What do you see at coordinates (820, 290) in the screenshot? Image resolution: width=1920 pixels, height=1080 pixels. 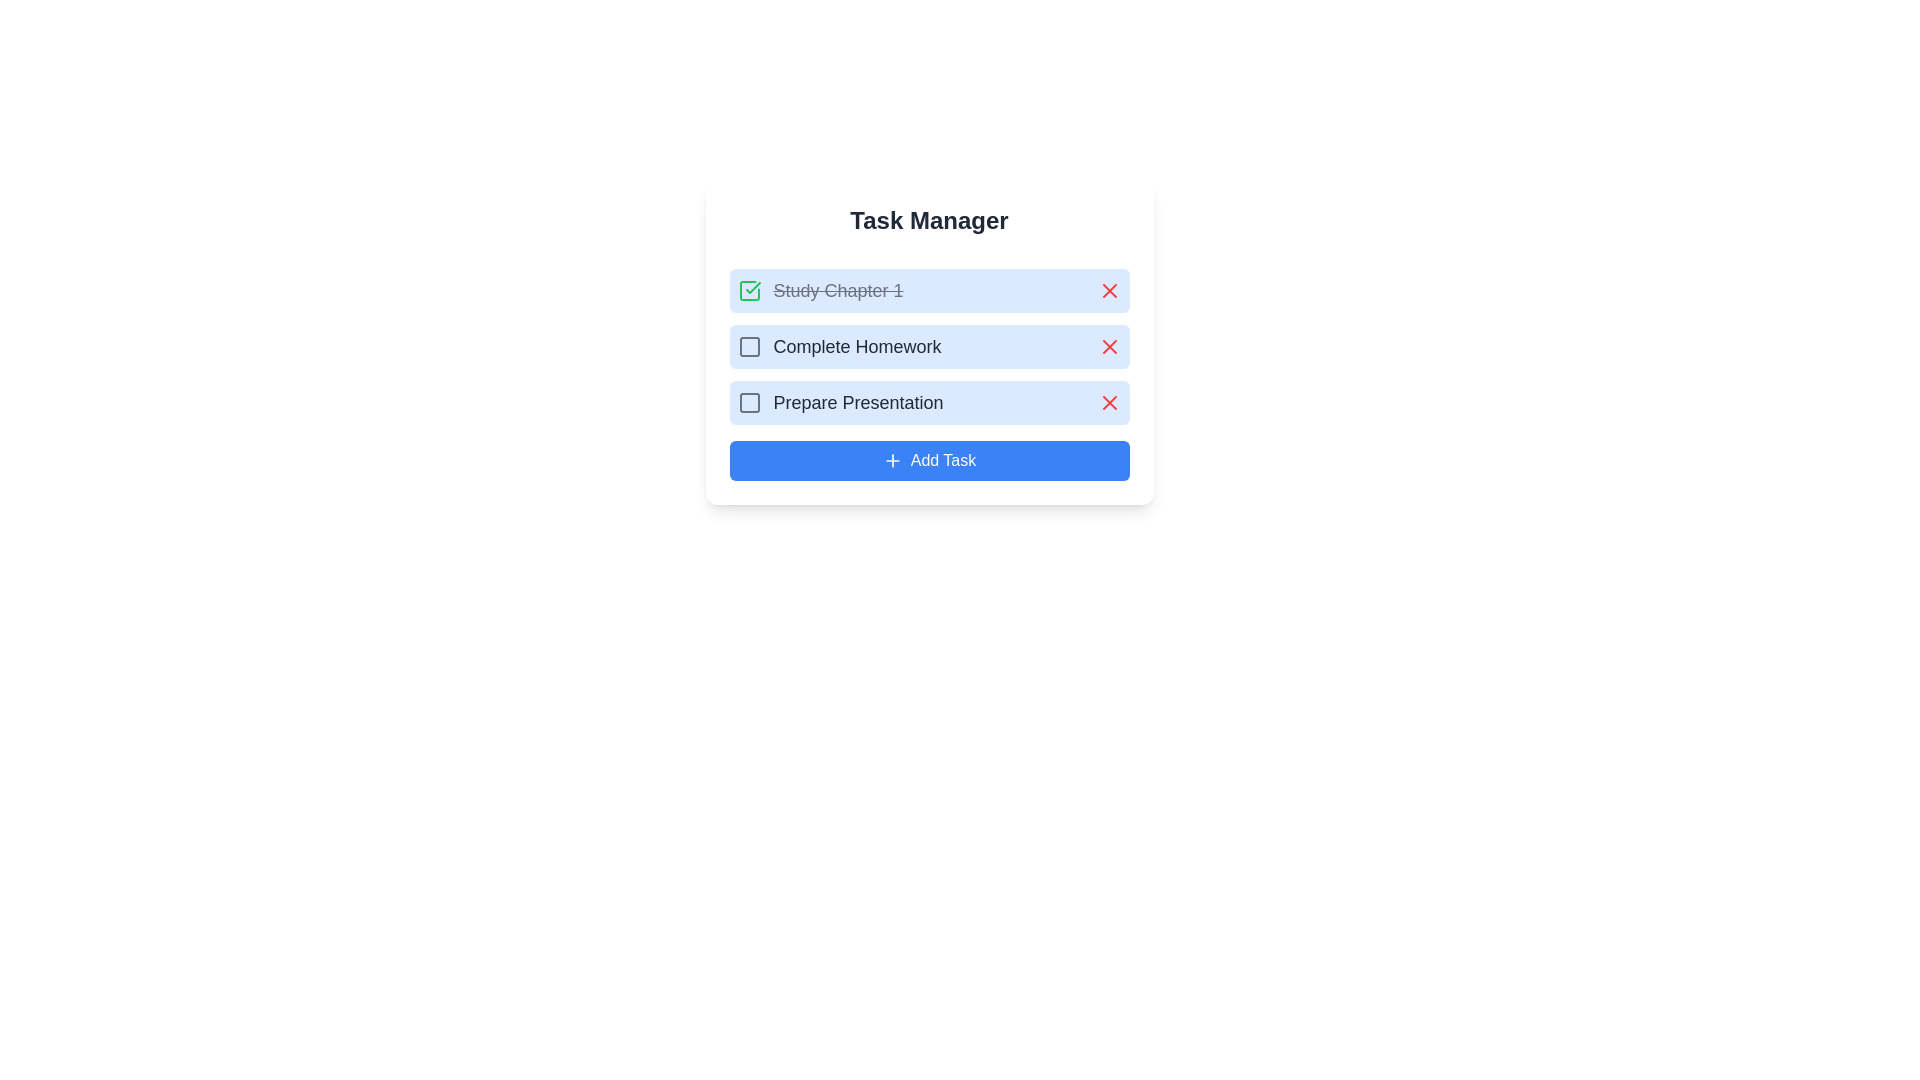 I see `the text label displaying 'Study Chapter 1' which has a strikethrough effect, indicating completion, located within the first task of a task manager interface` at bounding box center [820, 290].